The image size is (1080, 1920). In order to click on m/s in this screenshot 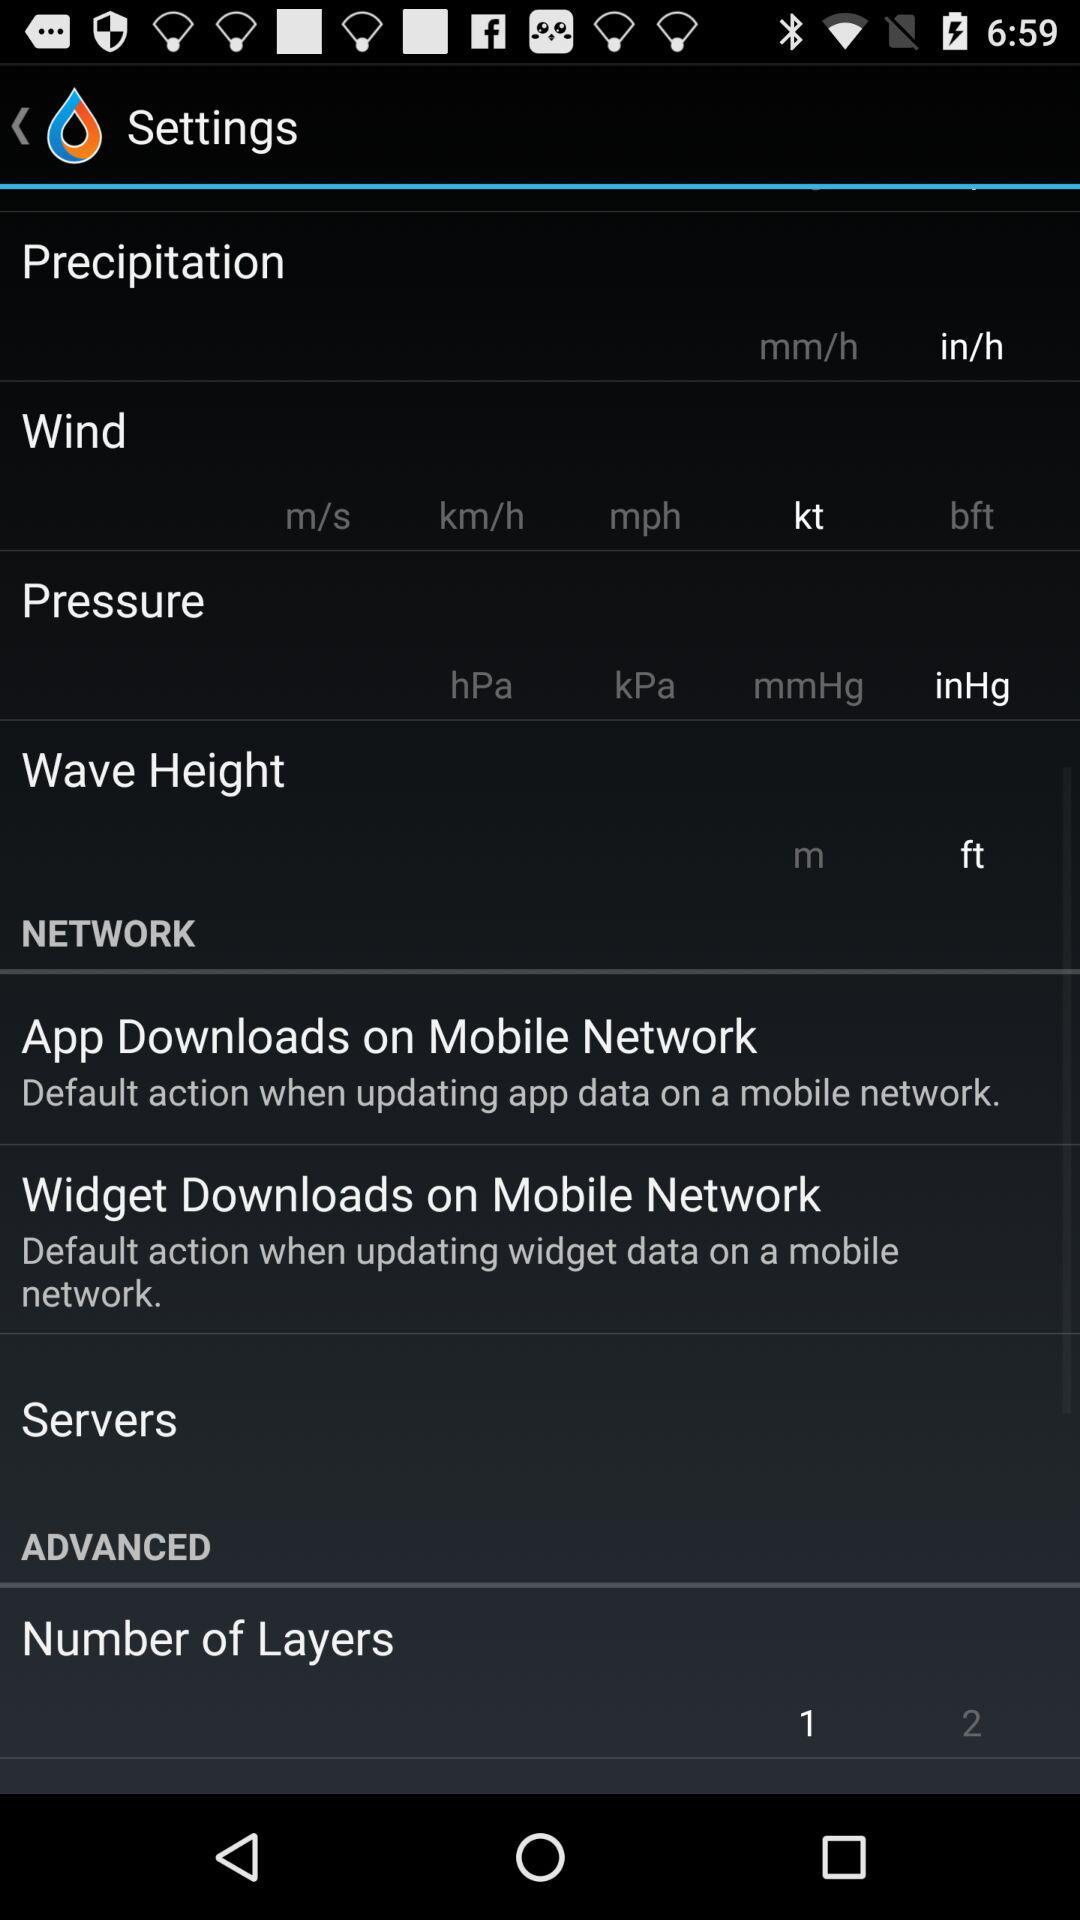, I will do `click(316, 514)`.